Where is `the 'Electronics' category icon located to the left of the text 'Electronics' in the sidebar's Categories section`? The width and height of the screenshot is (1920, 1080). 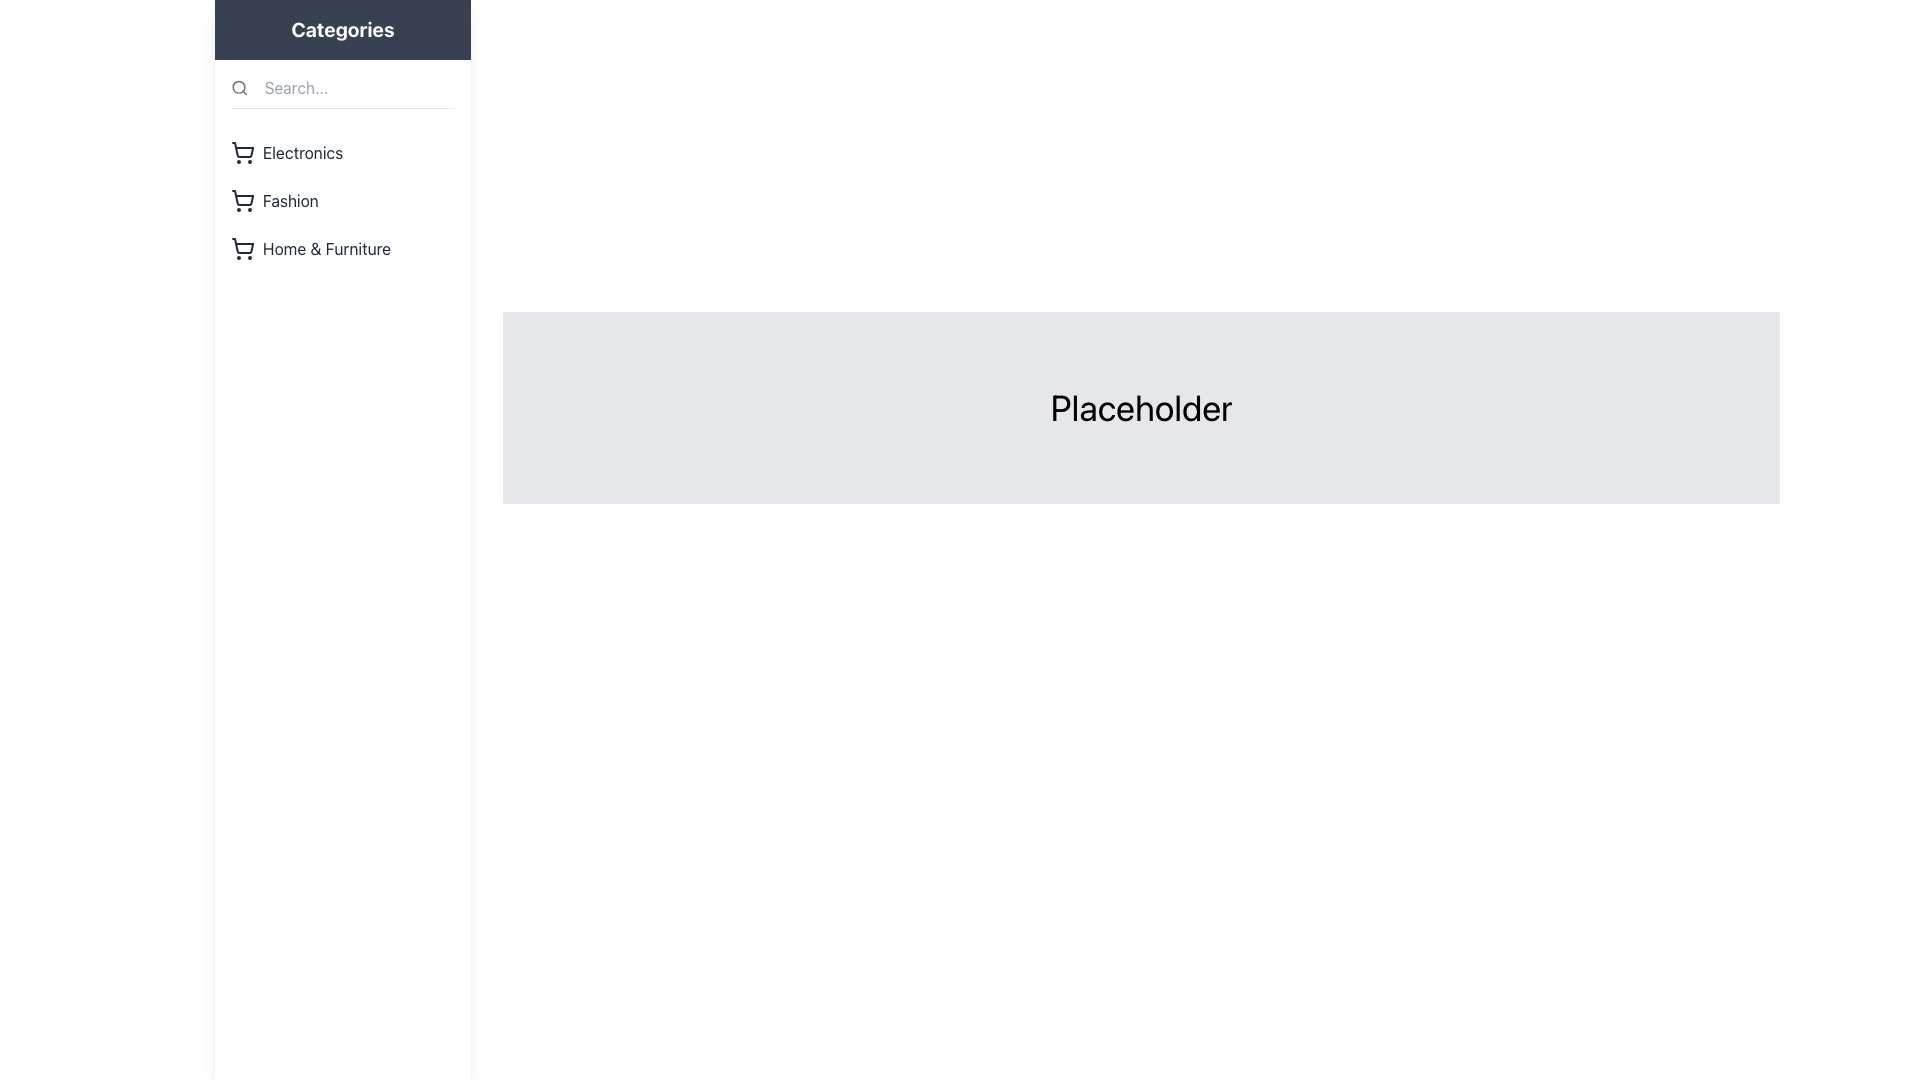
the 'Electronics' category icon located to the left of the text 'Electronics' in the sidebar's Categories section is located at coordinates (242, 152).